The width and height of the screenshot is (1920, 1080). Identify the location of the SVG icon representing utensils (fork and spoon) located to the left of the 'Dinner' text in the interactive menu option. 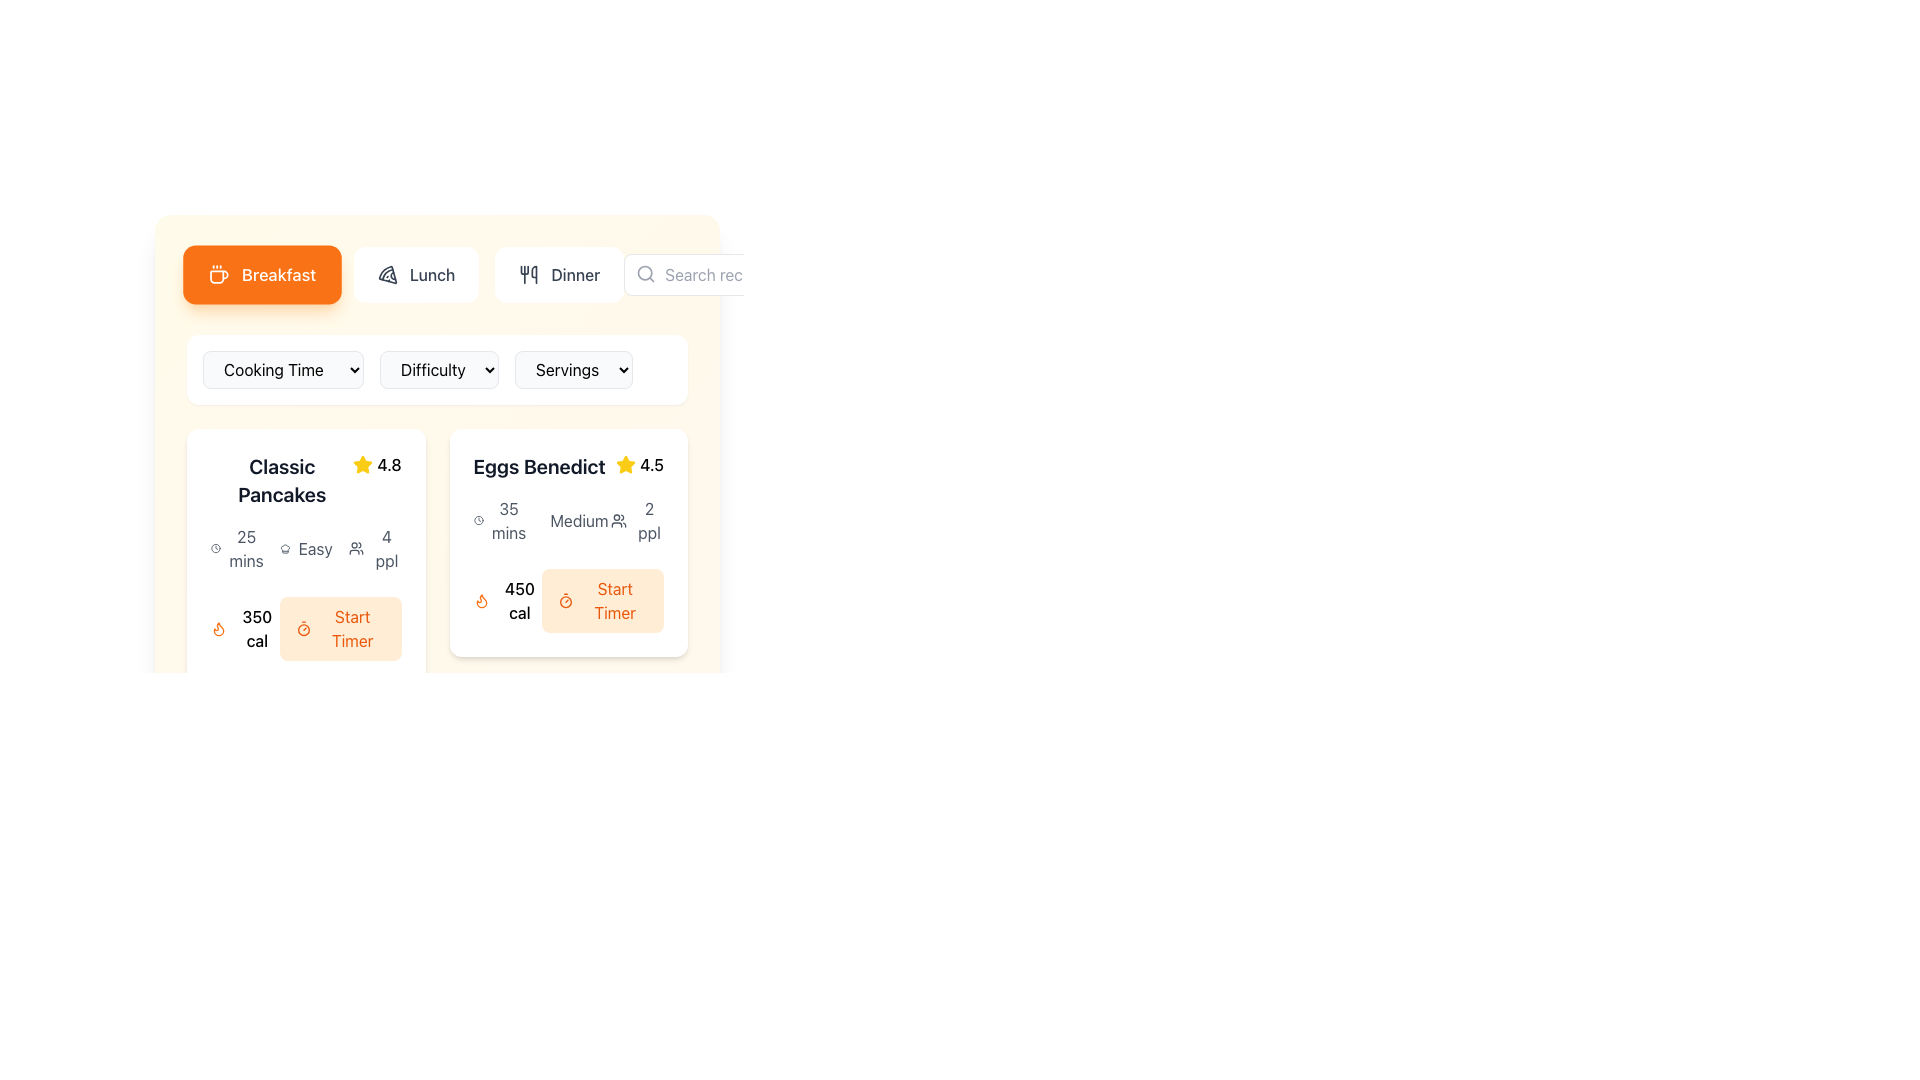
(529, 274).